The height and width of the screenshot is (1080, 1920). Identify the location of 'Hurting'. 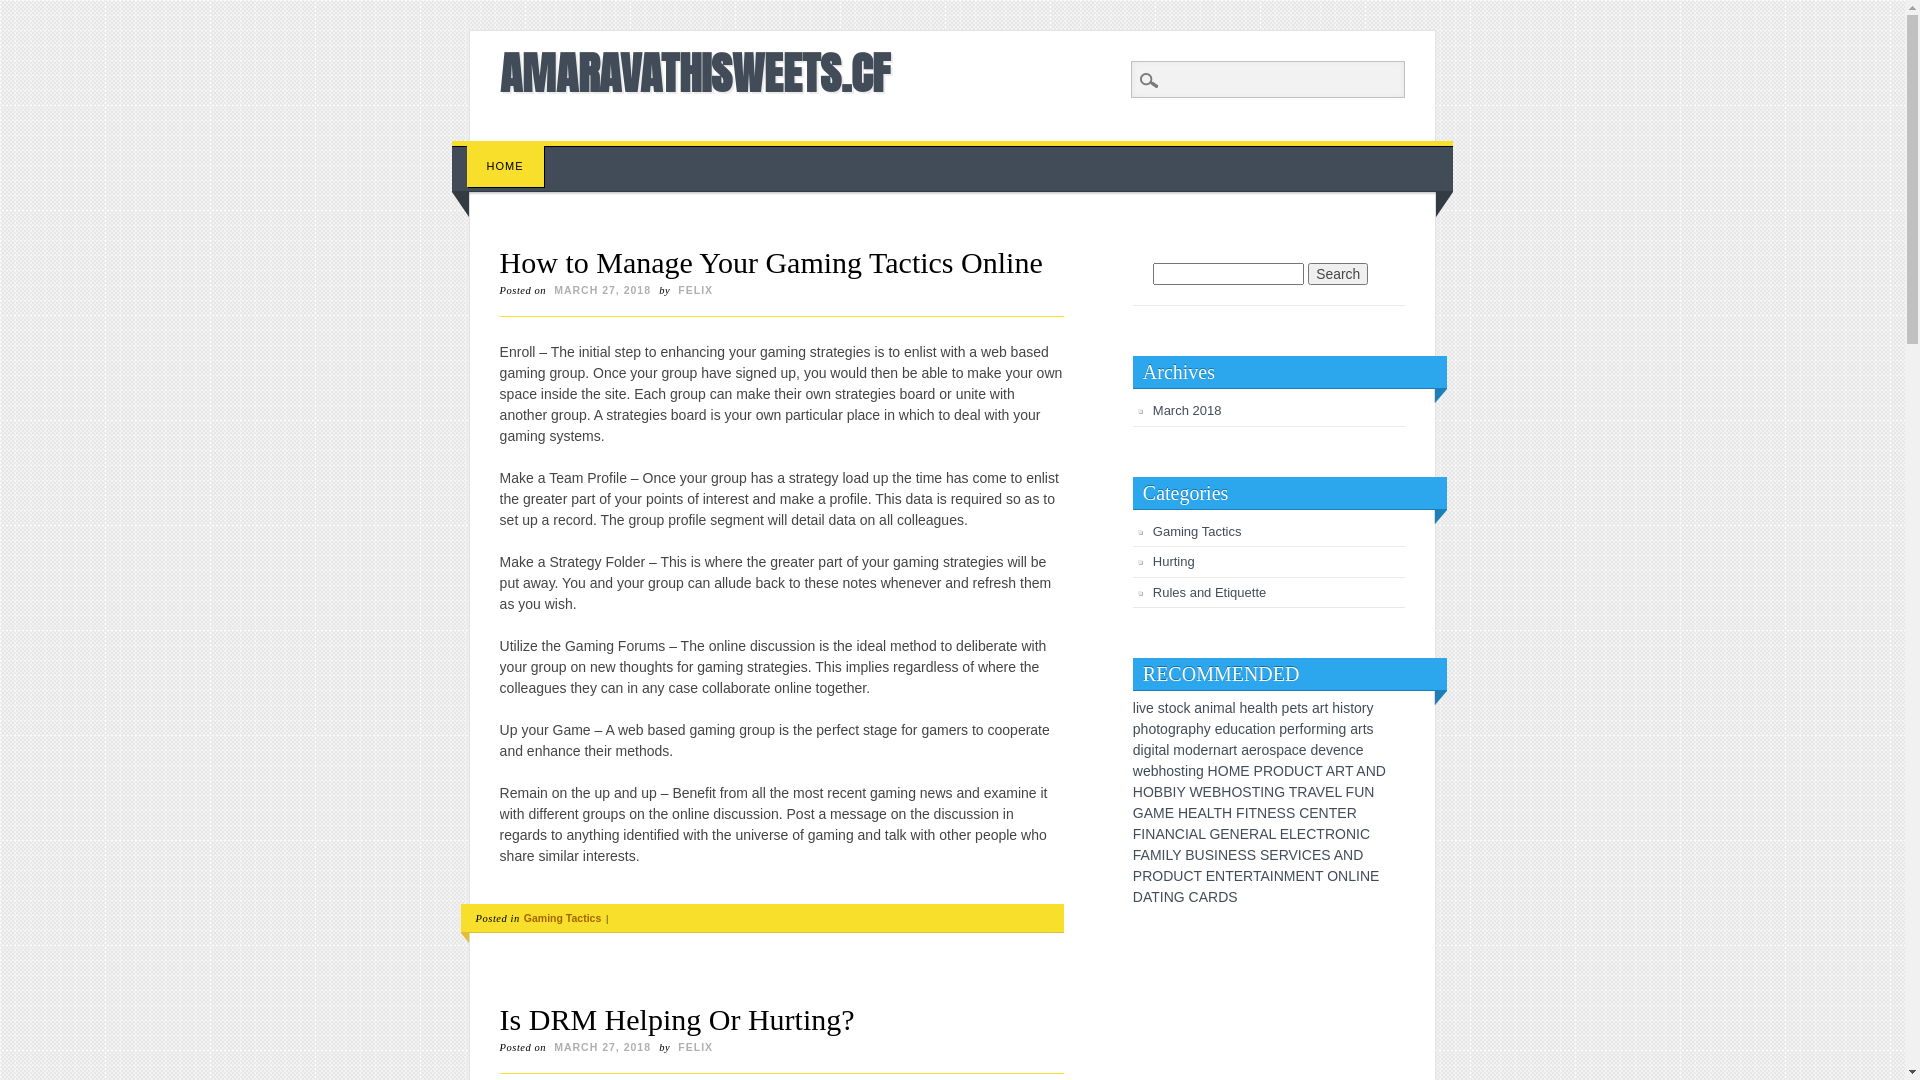
(1152, 561).